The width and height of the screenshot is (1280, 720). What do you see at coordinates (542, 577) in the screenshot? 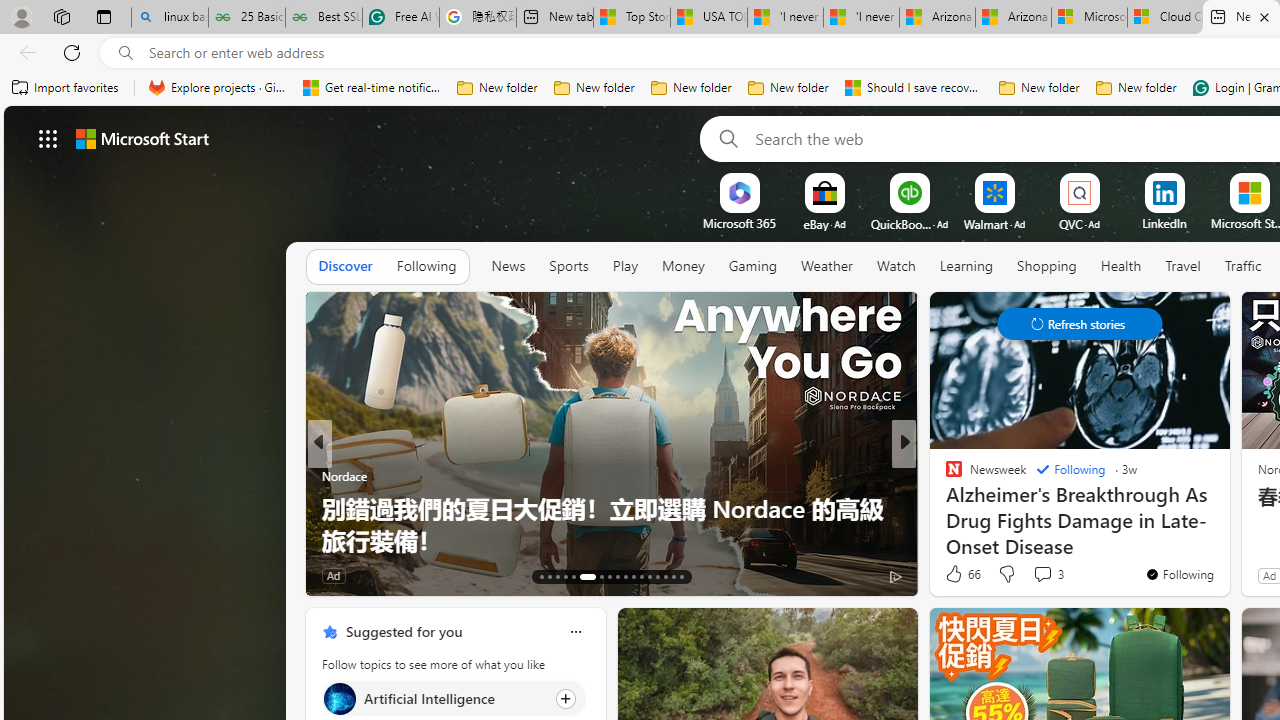
I see `'AutomationID: tab-13'` at bounding box center [542, 577].